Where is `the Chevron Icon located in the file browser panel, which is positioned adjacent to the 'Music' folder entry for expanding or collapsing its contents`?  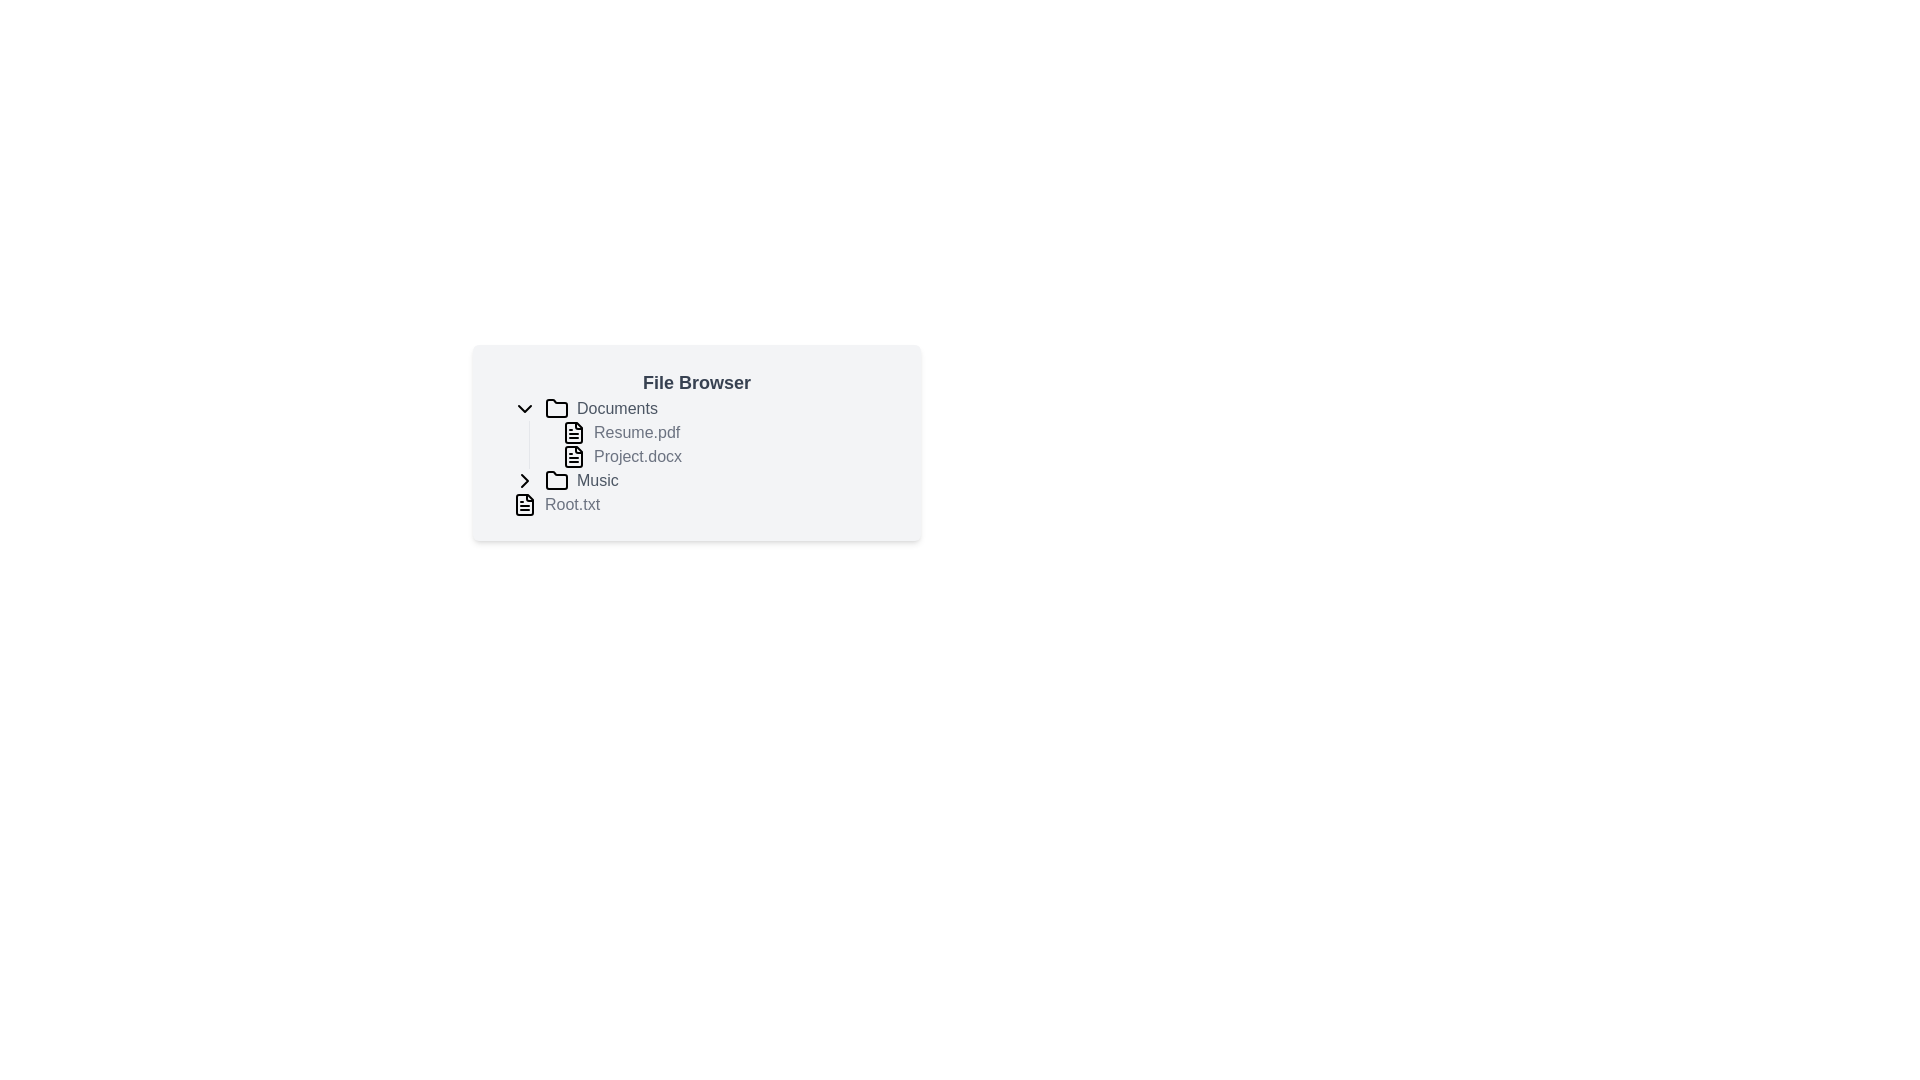
the Chevron Icon located in the file browser panel, which is positioned adjacent to the 'Music' folder entry for expanding or collapsing its contents is located at coordinates (524, 481).